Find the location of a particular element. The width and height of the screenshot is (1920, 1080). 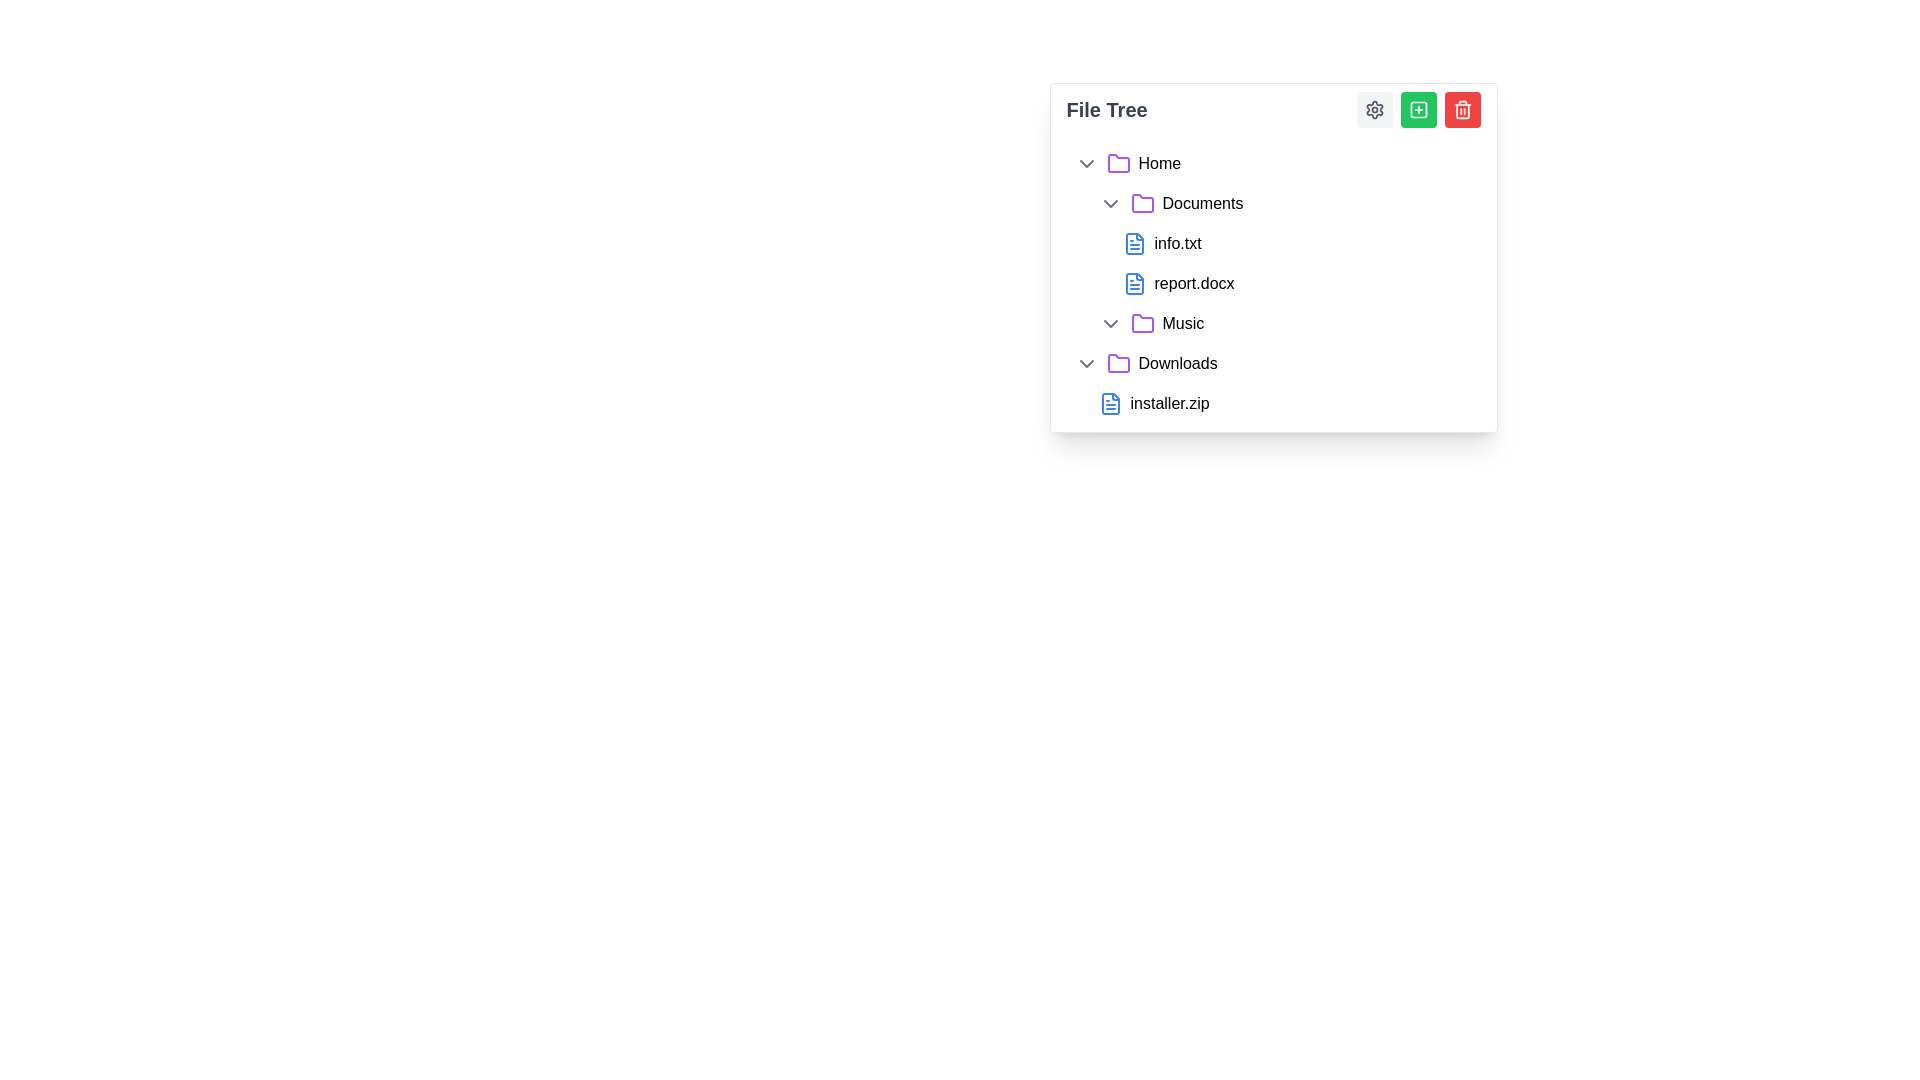

the 'Home' folder icon in the file tree navigation structure, which visually represents the folder concept and is located next to the 'Home' label is located at coordinates (1117, 163).